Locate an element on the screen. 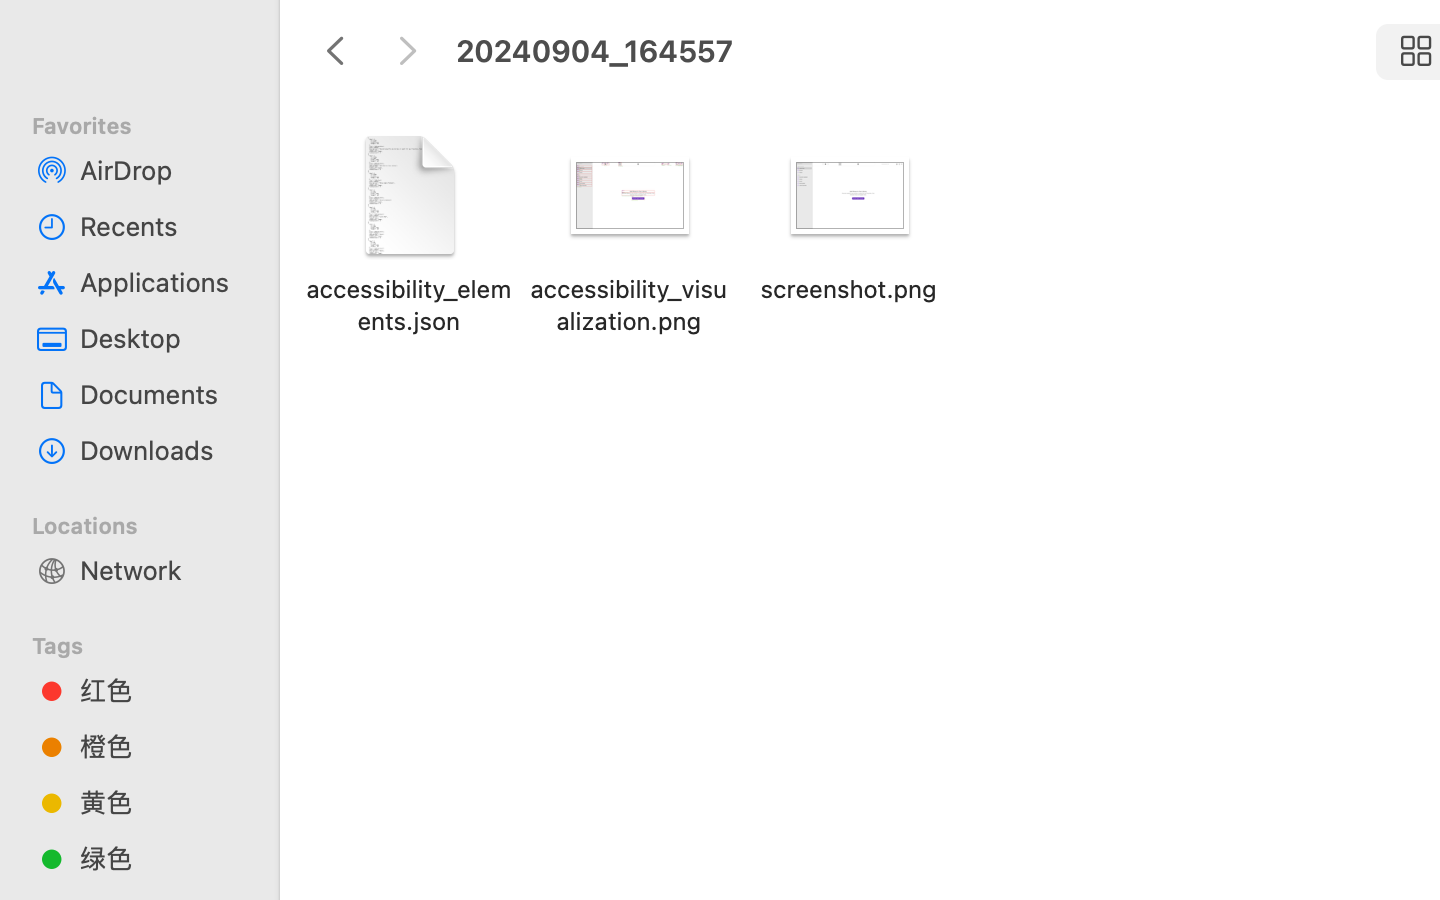 The width and height of the screenshot is (1440, 900). 'Documents' is located at coordinates (159, 394).